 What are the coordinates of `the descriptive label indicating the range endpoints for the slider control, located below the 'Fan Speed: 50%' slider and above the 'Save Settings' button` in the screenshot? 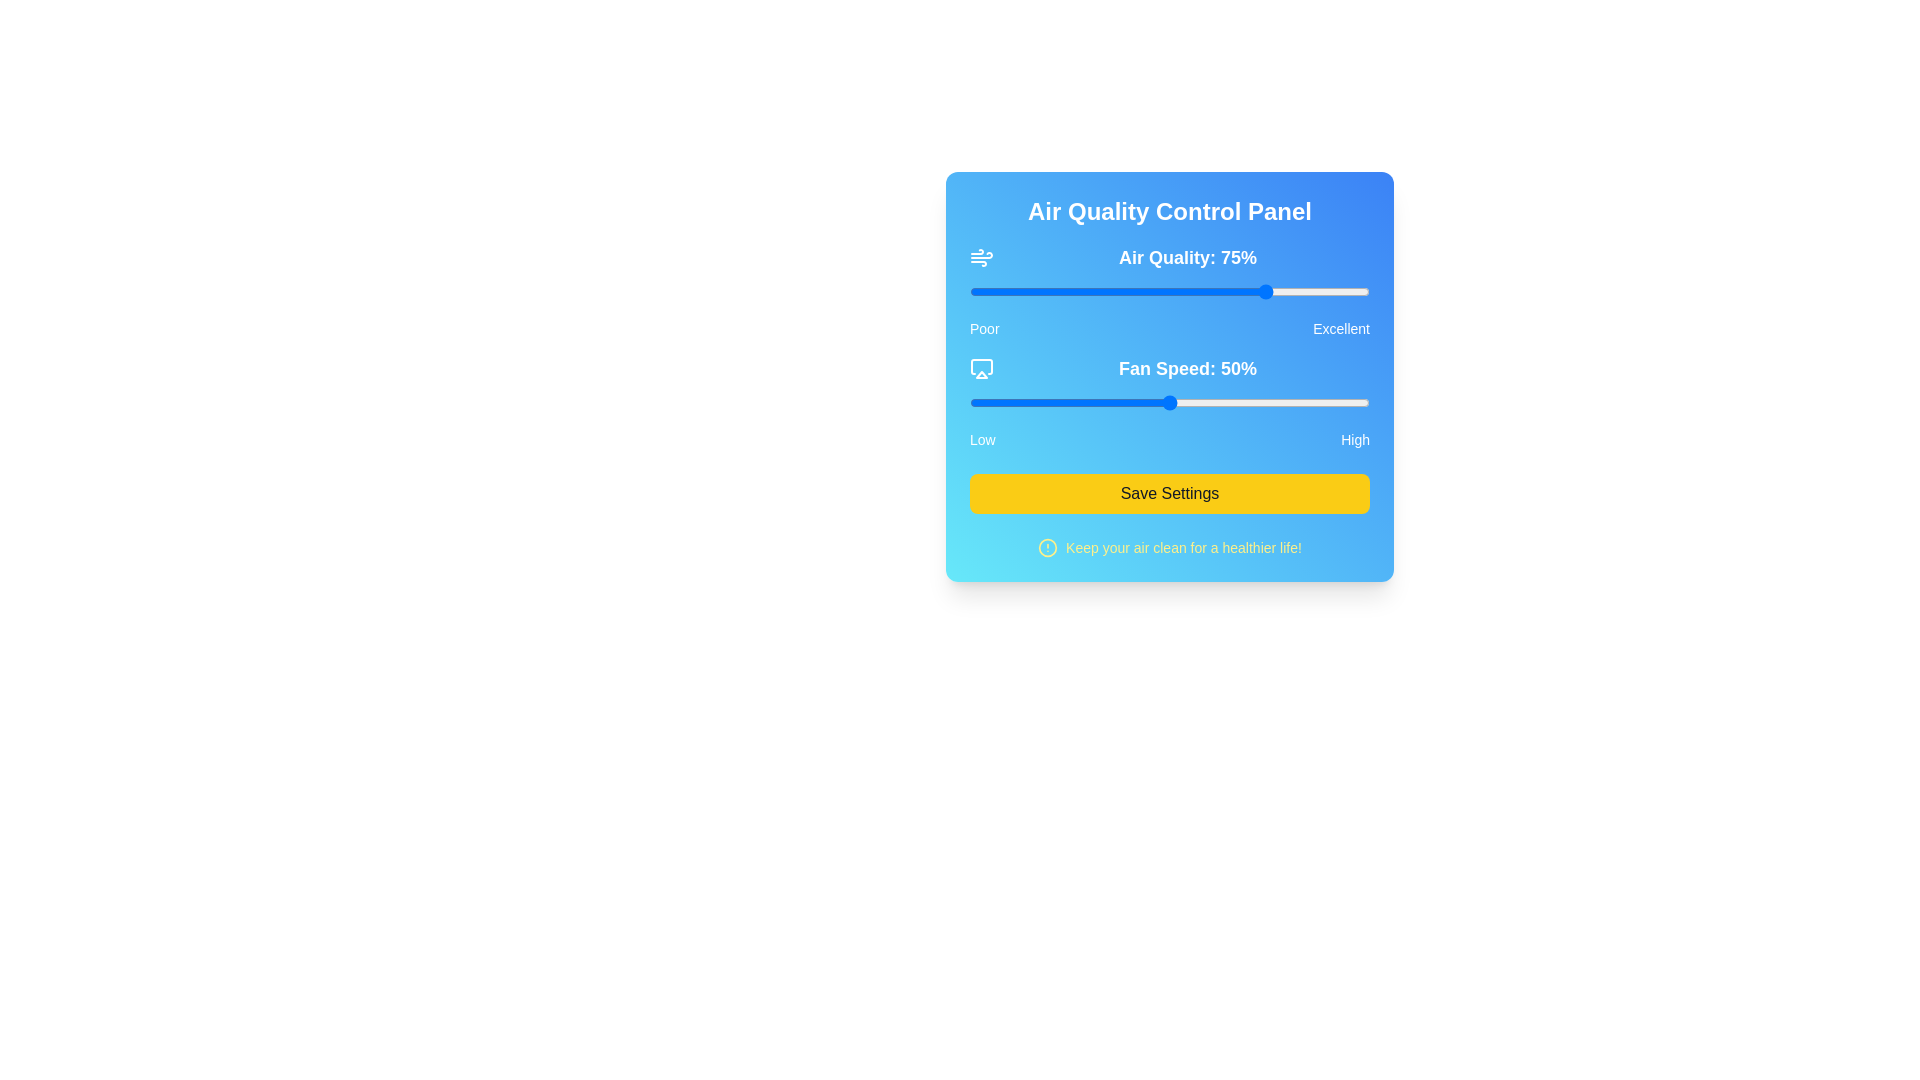 It's located at (1170, 438).